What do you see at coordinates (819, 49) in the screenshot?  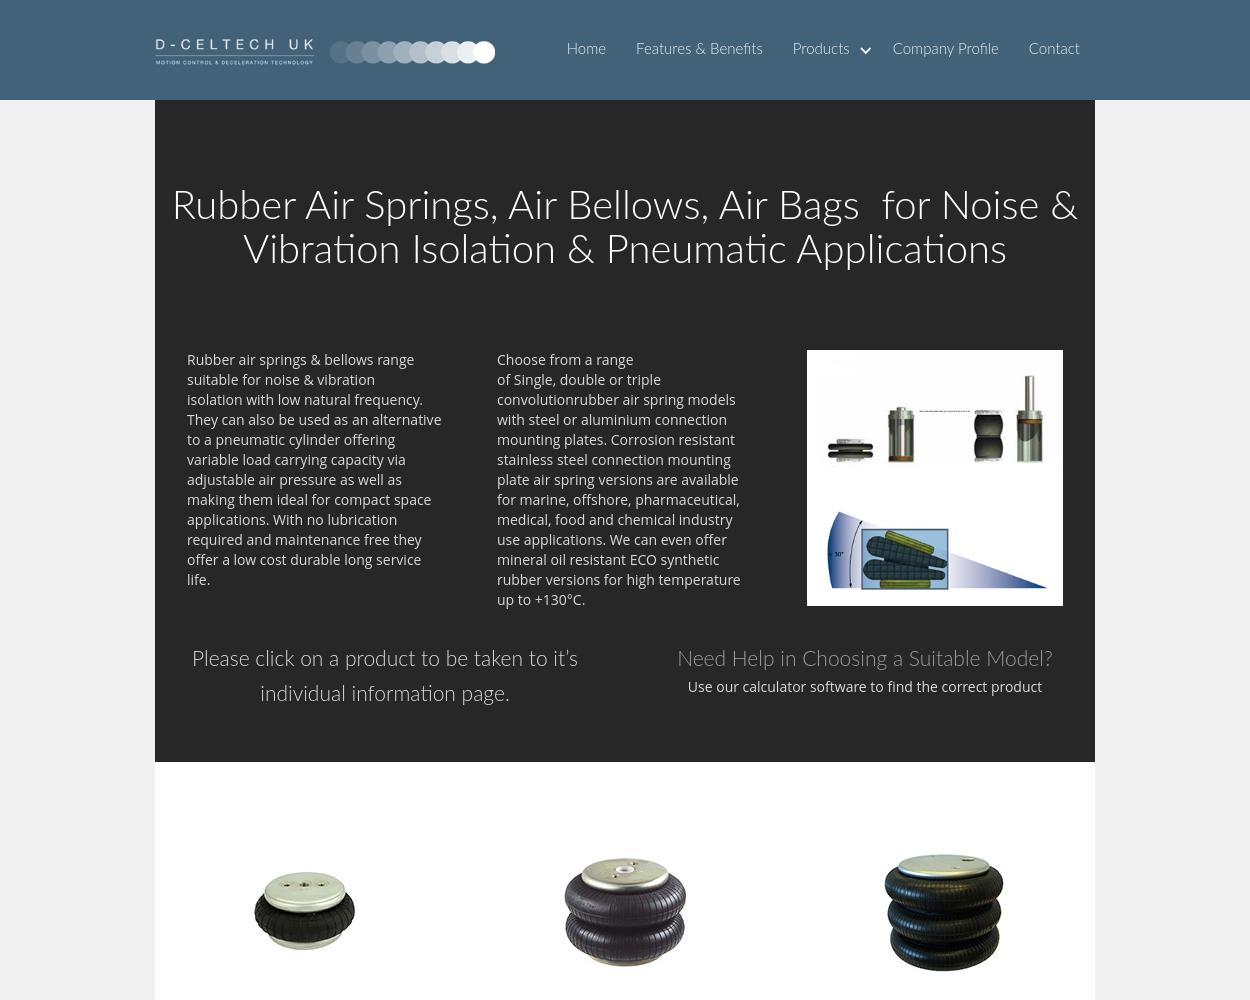 I see `'Products'` at bounding box center [819, 49].